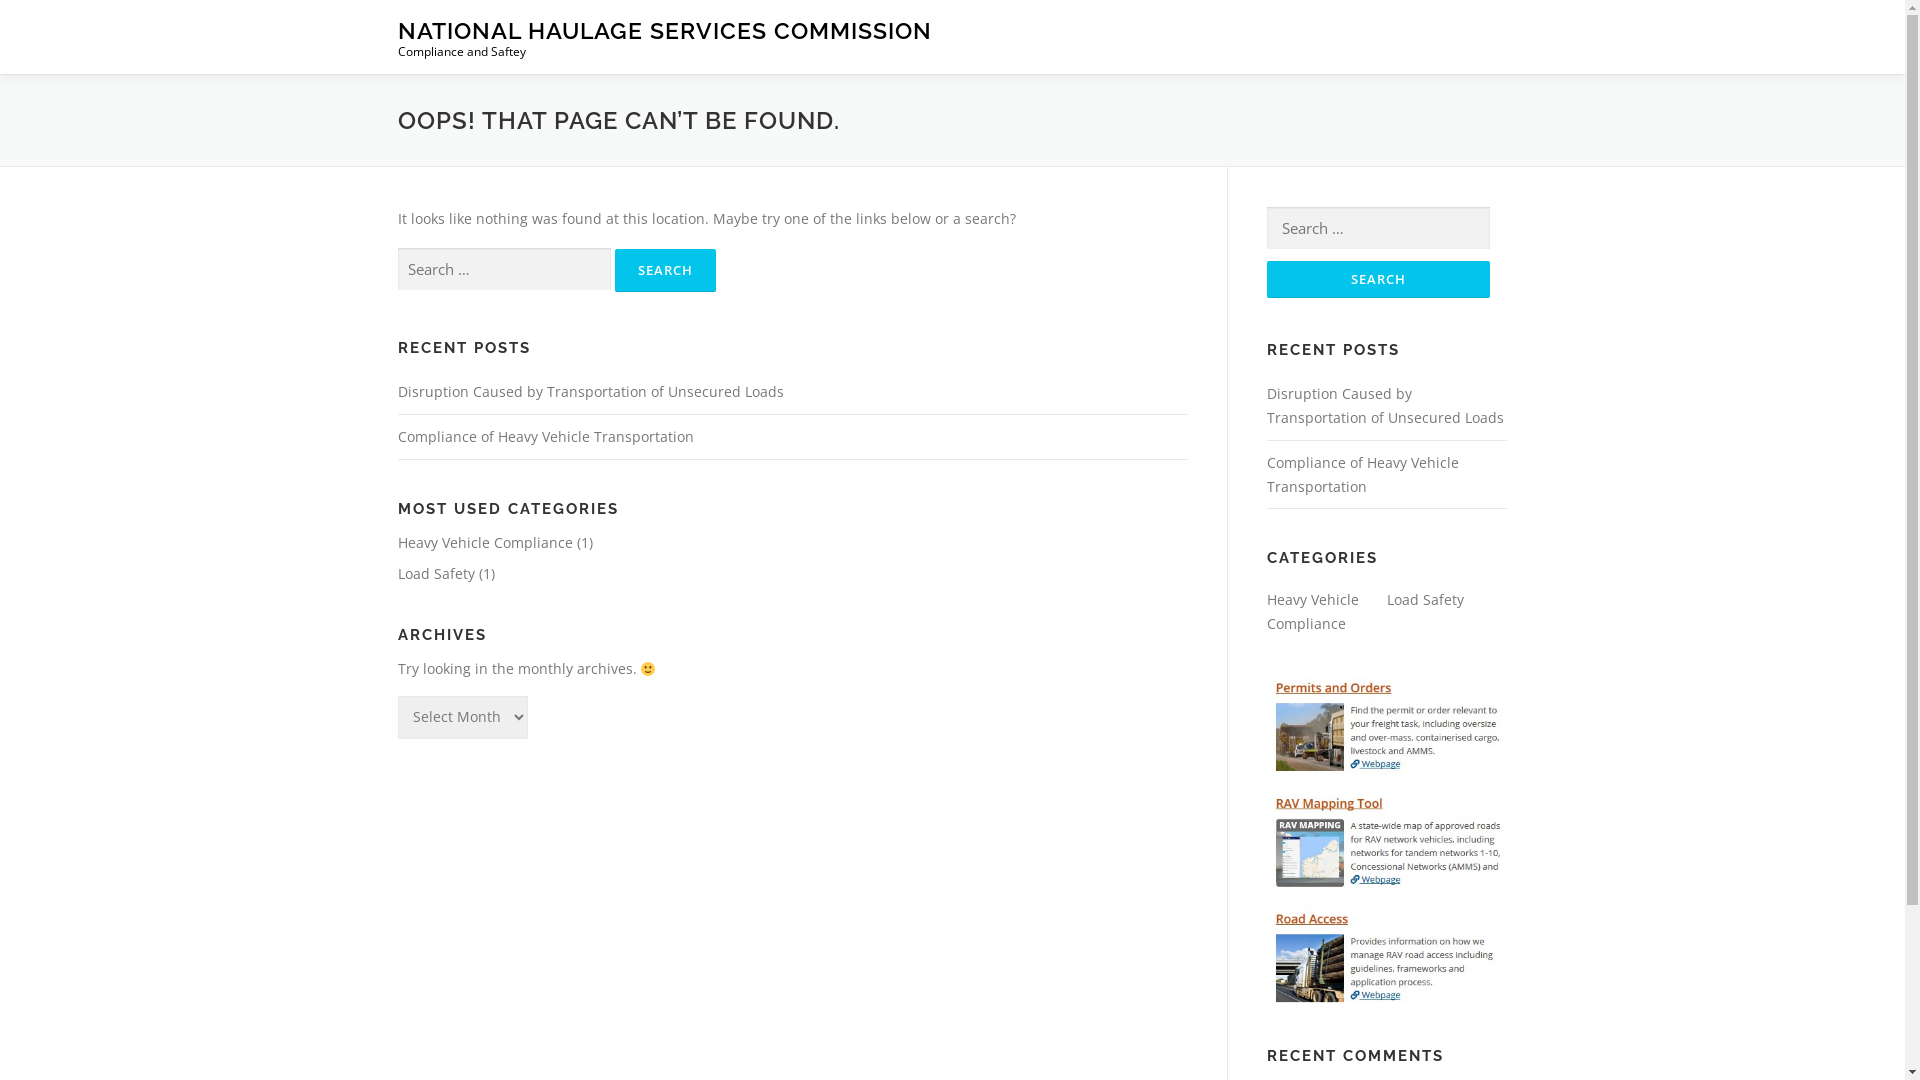 Image resolution: width=1920 pixels, height=1080 pixels. Describe the element at coordinates (664, 270) in the screenshot. I see `'Search'` at that location.